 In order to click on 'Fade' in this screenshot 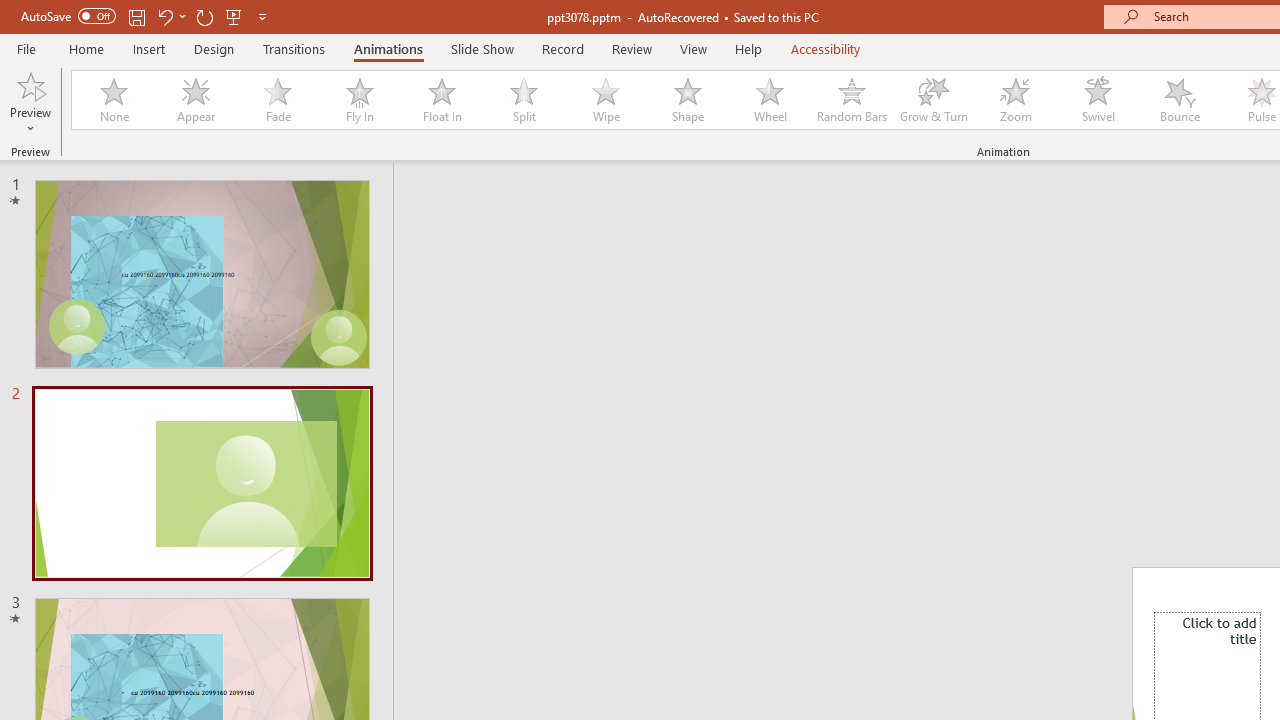, I will do `click(276, 100)`.